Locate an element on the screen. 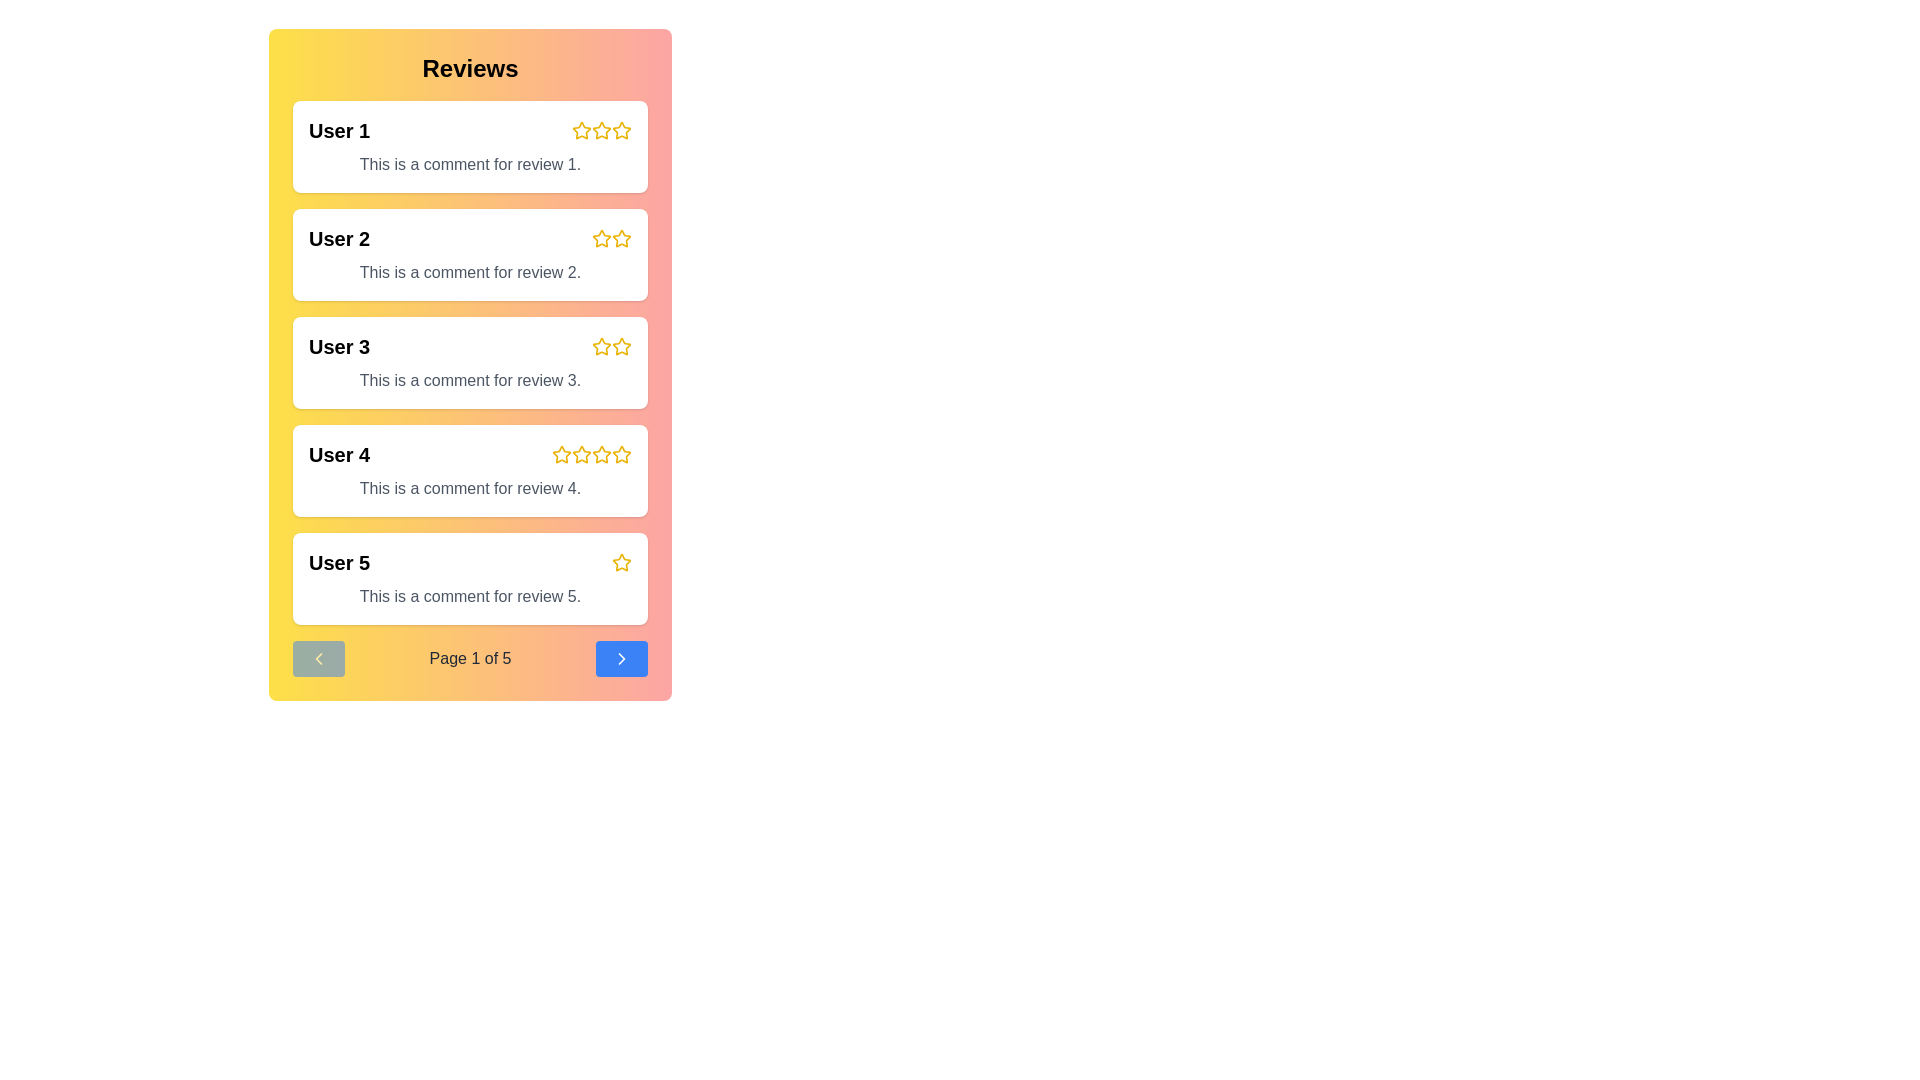  the Review card displaying the reviewer's name and comment, located at the bottom of the layout under the 'Reviews' section is located at coordinates (469, 578).